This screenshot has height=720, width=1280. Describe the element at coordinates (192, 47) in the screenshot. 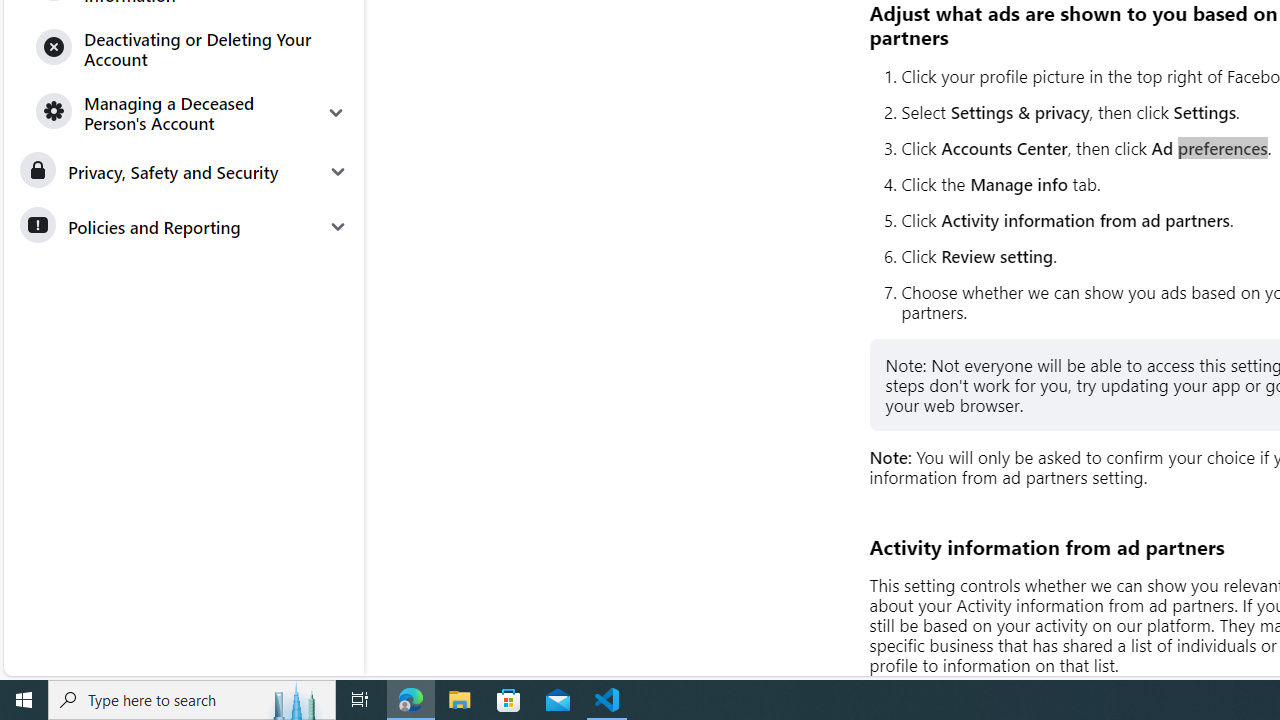

I see `'Deactivating or Deleting Your Account'` at that location.